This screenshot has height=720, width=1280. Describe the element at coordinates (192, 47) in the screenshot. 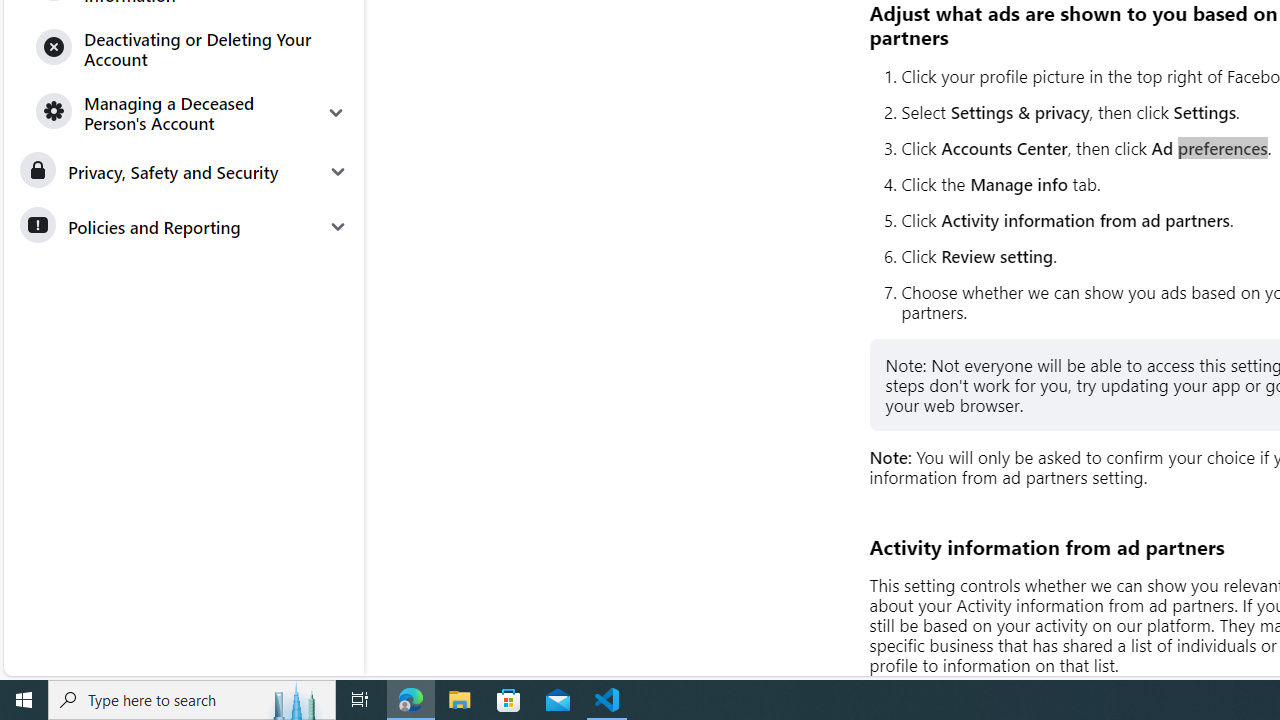

I see `'Deactivating or Deleting Your Account'` at that location.